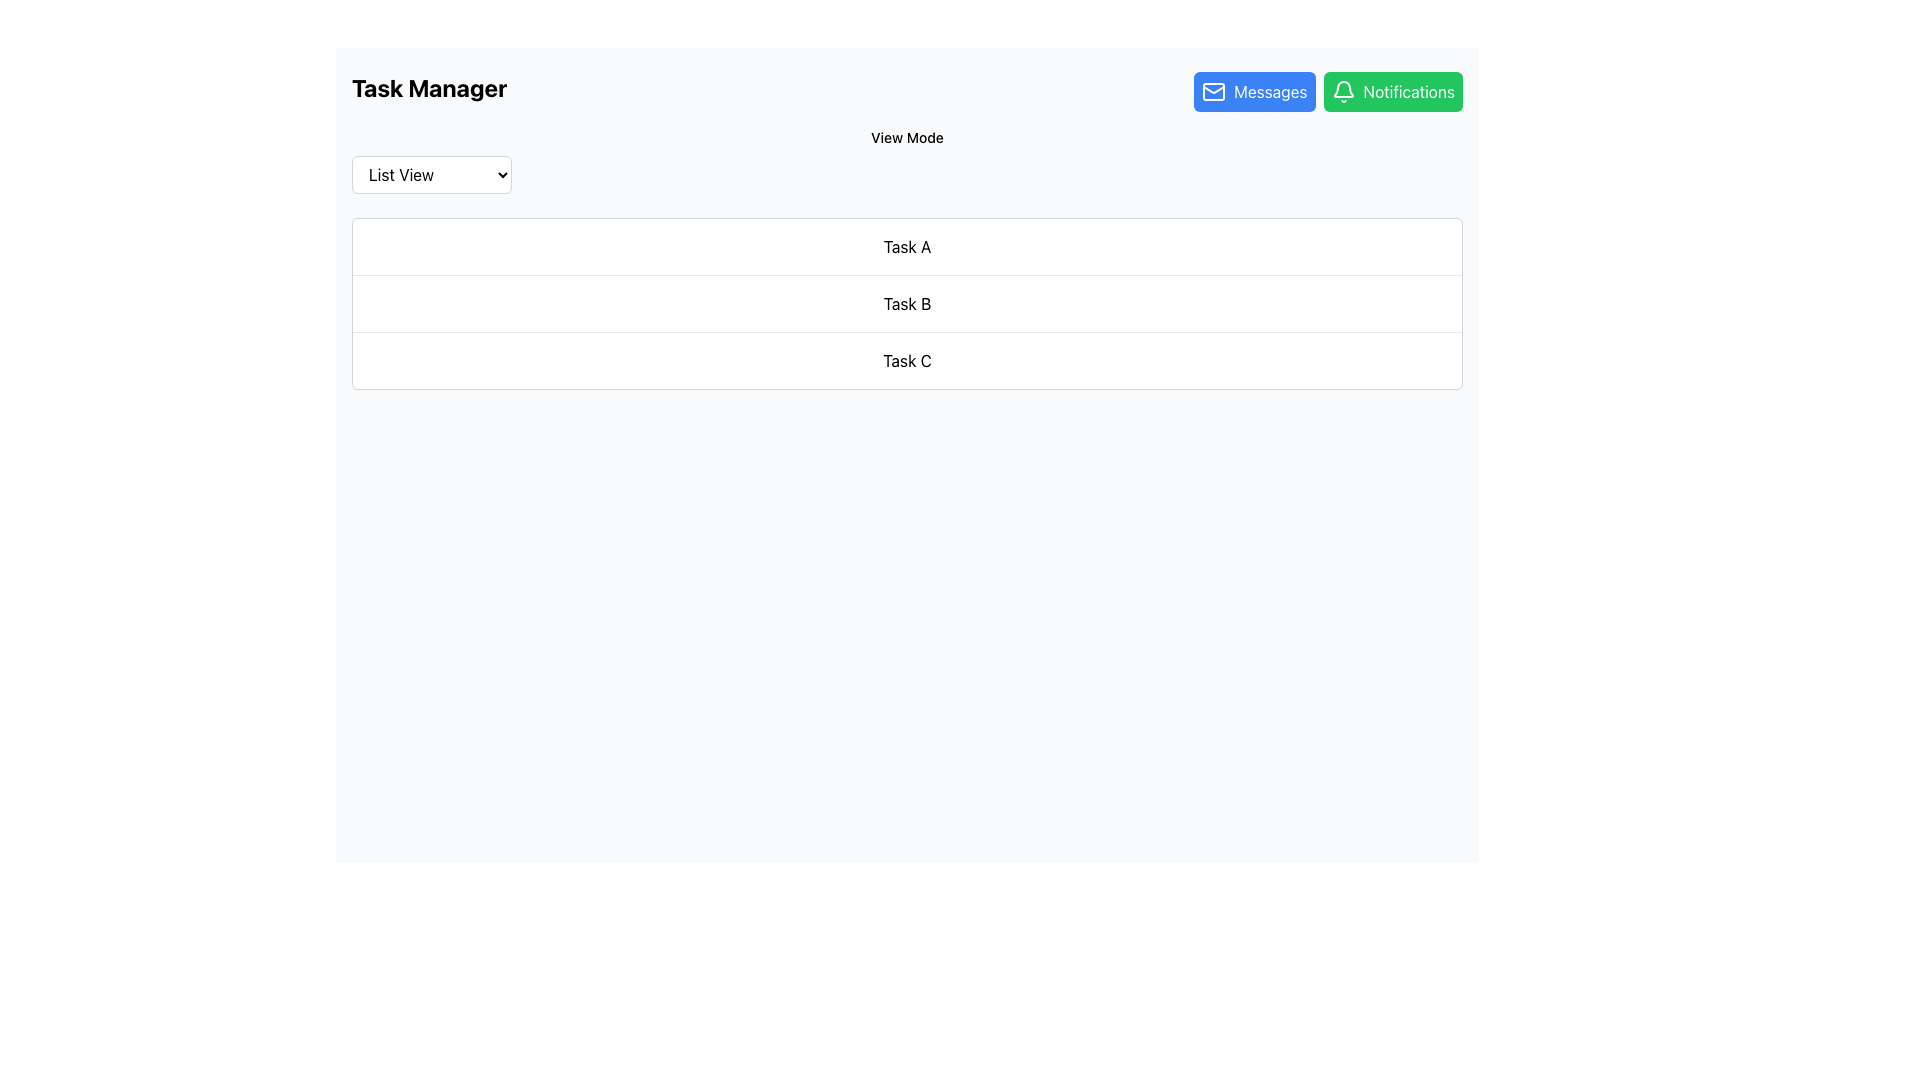 The width and height of the screenshot is (1920, 1080). Describe the element at coordinates (906, 303) in the screenshot. I see `the static text row element labeled 'Task B', which is the second item in a vertical list of three items, styled with padding and a hover effect` at that location.